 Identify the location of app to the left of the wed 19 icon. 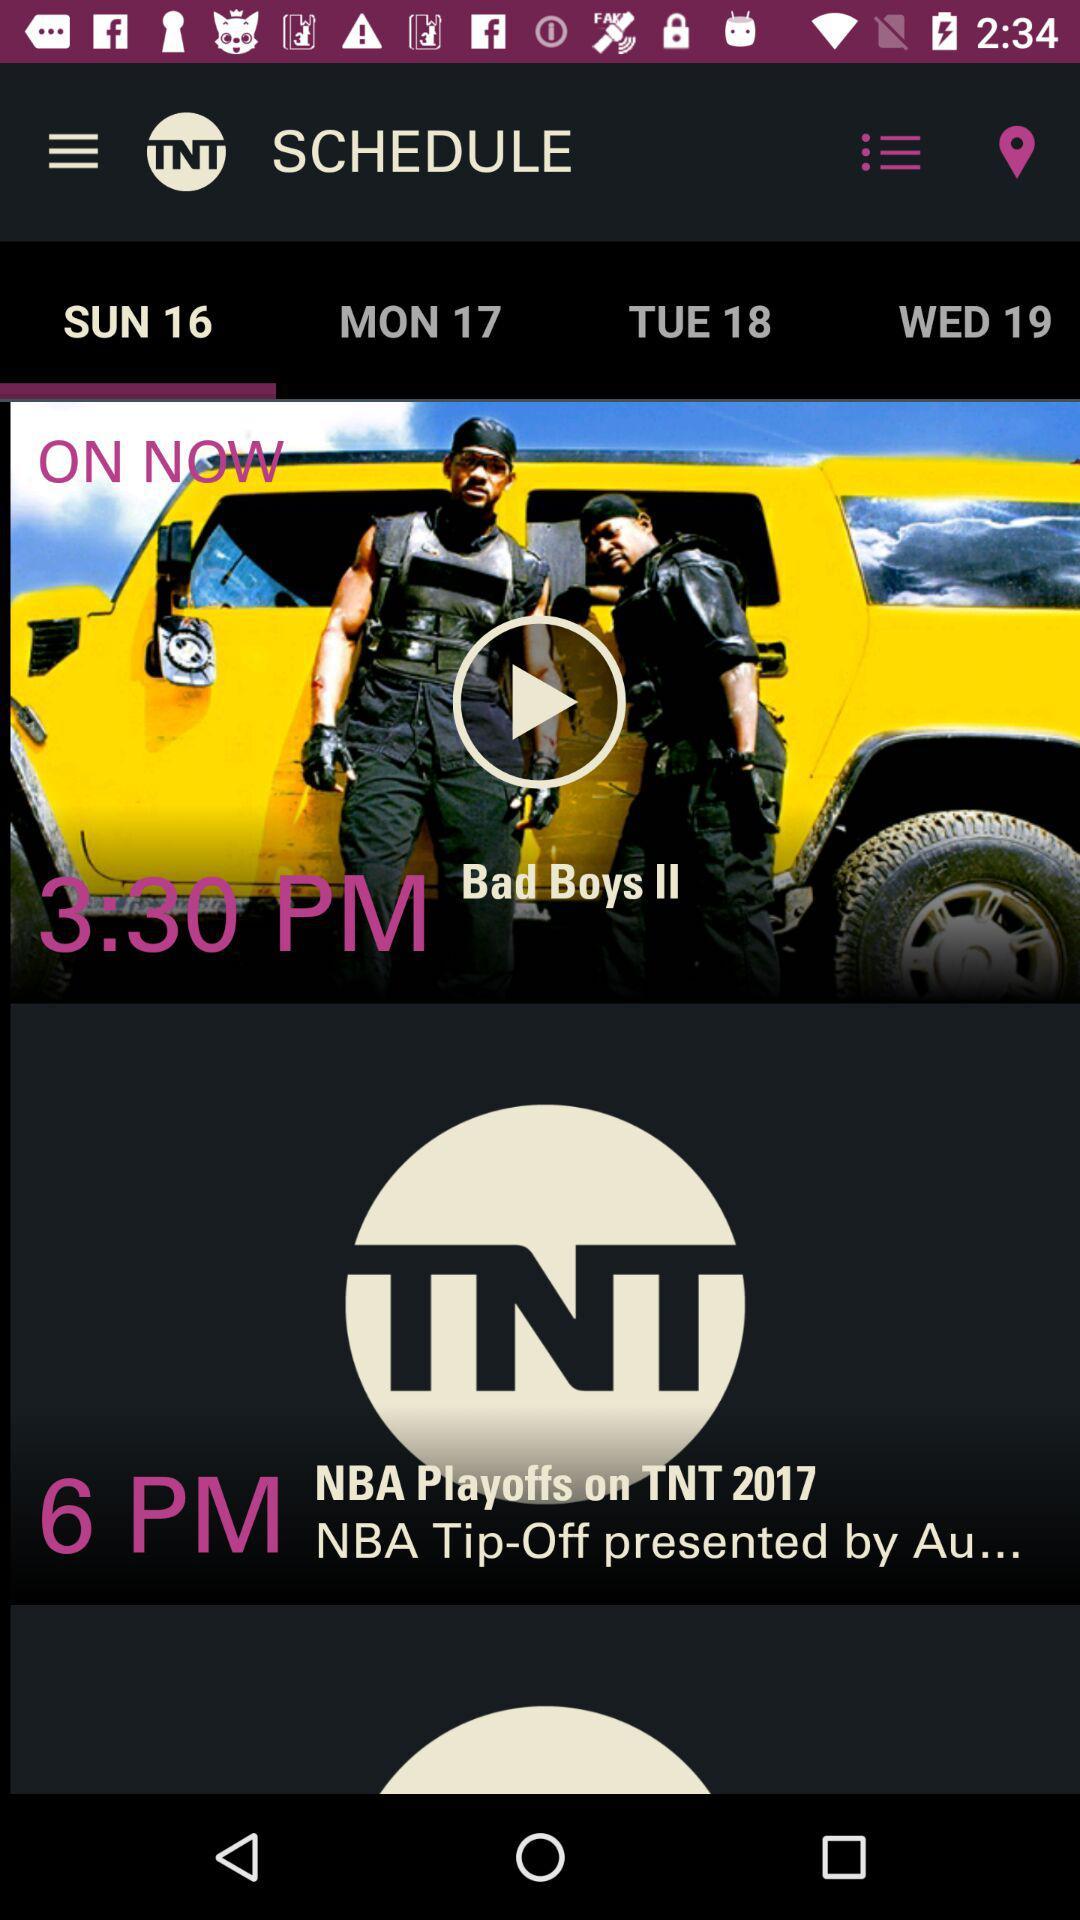
(699, 320).